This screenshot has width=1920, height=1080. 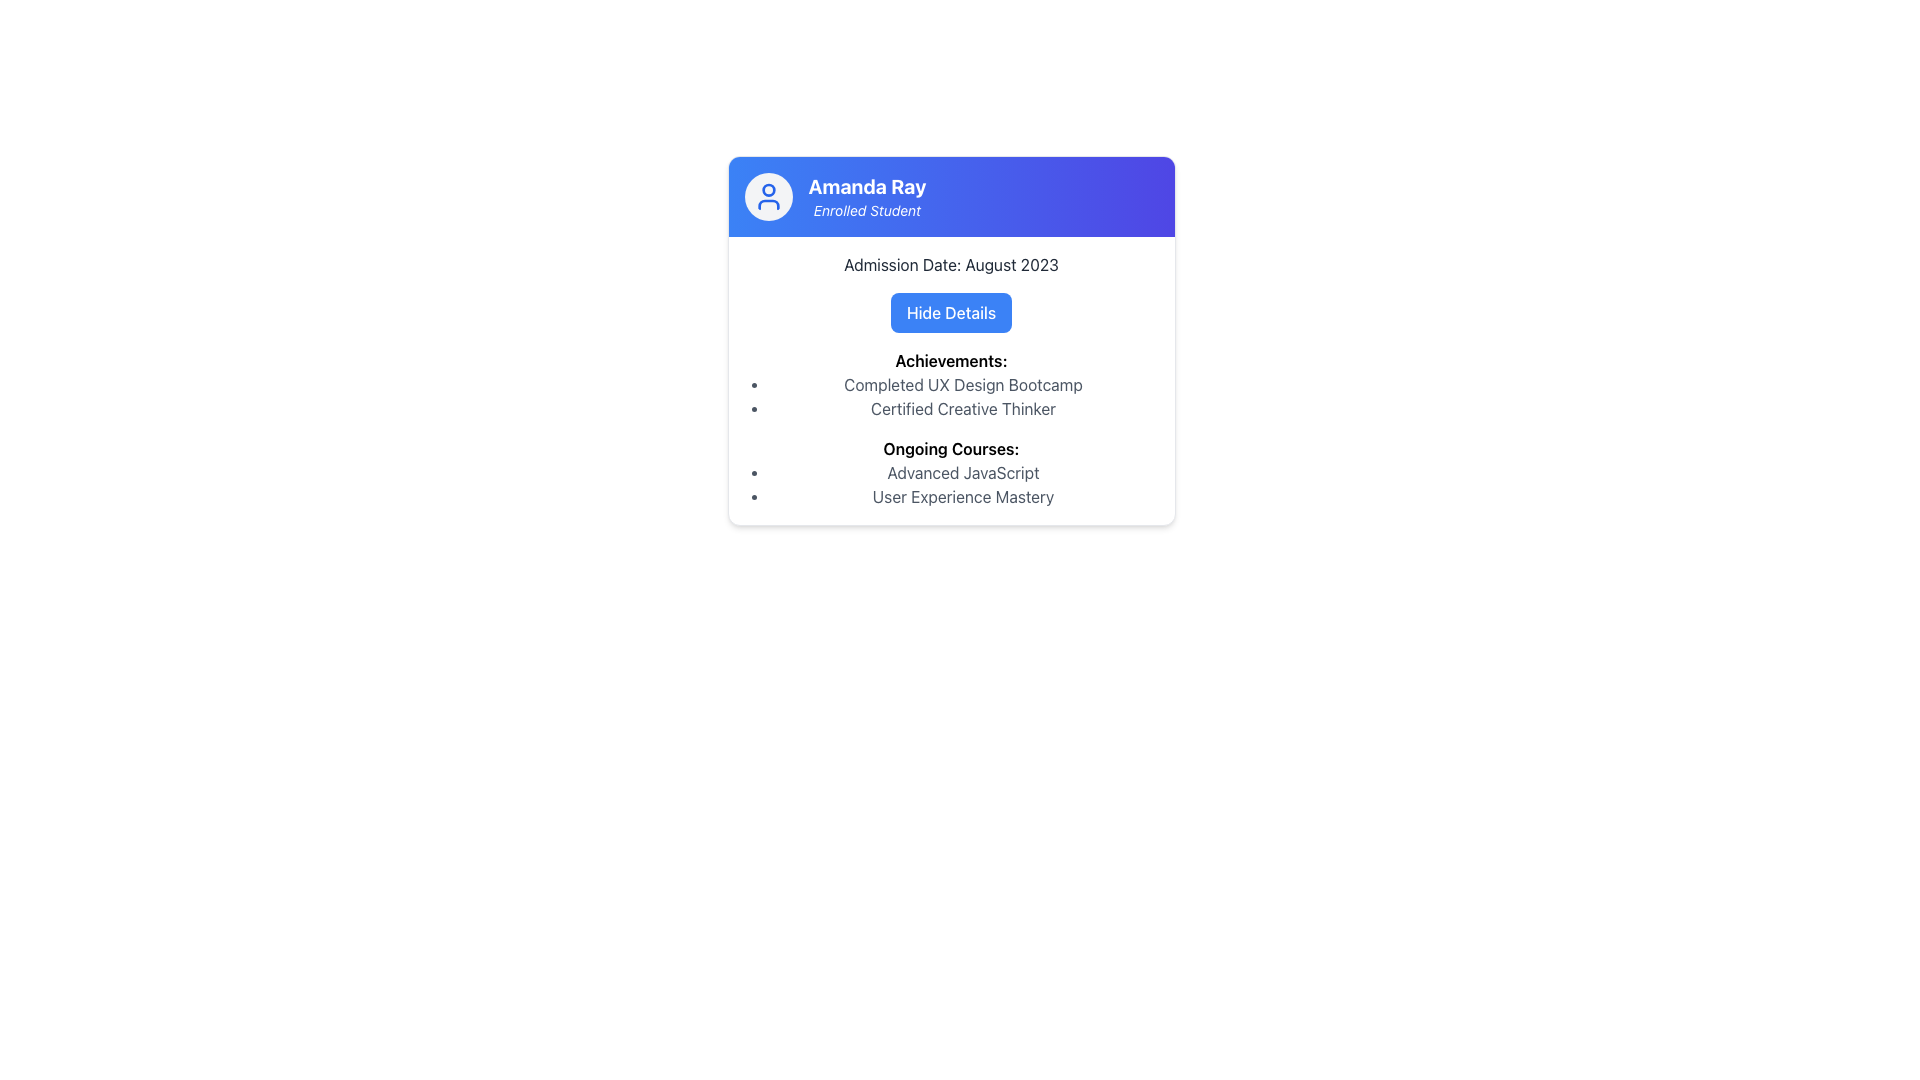 What do you see at coordinates (950, 473) in the screenshot?
I see `the 'Ongoing Courses:' text display block to emphasize the content, which includes the heading and bullet-pointed list of courses` at bounding box center [950, 473].